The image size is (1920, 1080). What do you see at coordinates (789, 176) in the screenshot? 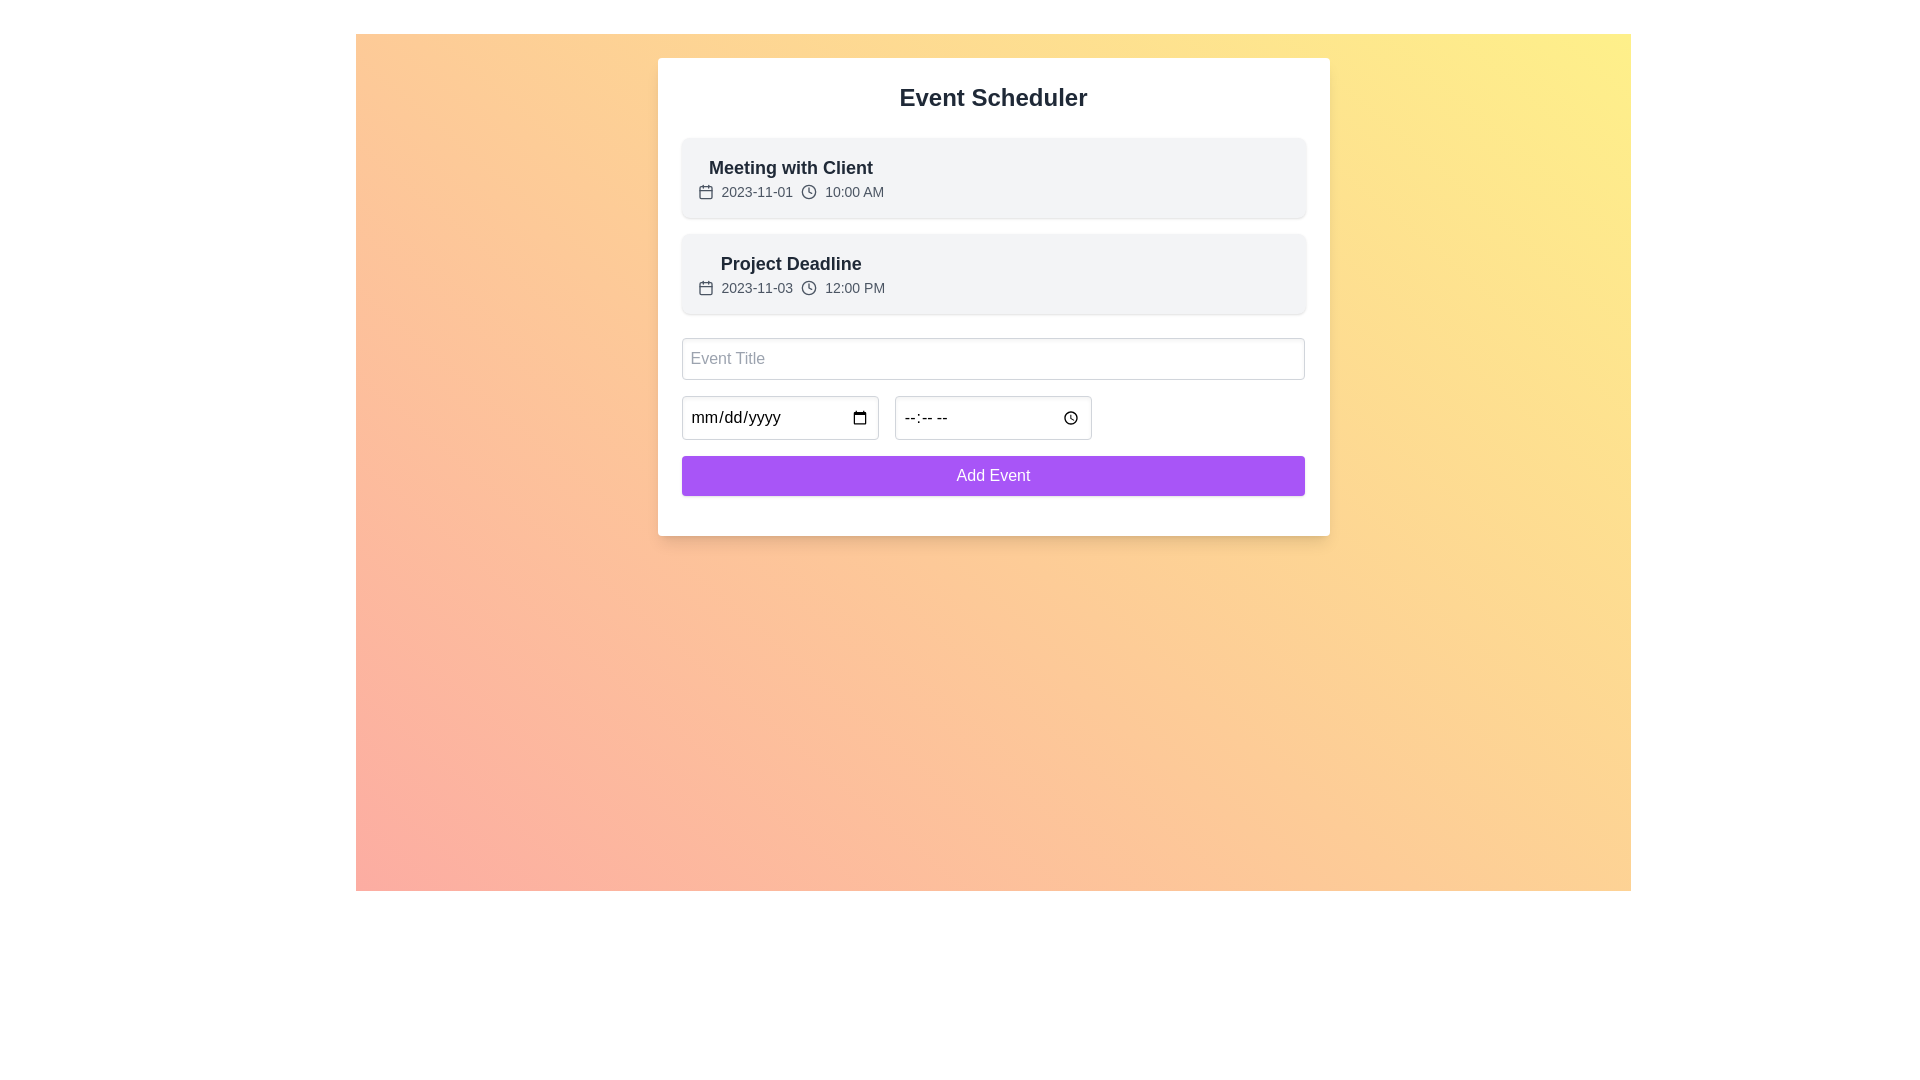
I see `the scheduled meeting element titled 'Meeting with Client' to possibly reveal tooltips` at bounding box center [789, 176].